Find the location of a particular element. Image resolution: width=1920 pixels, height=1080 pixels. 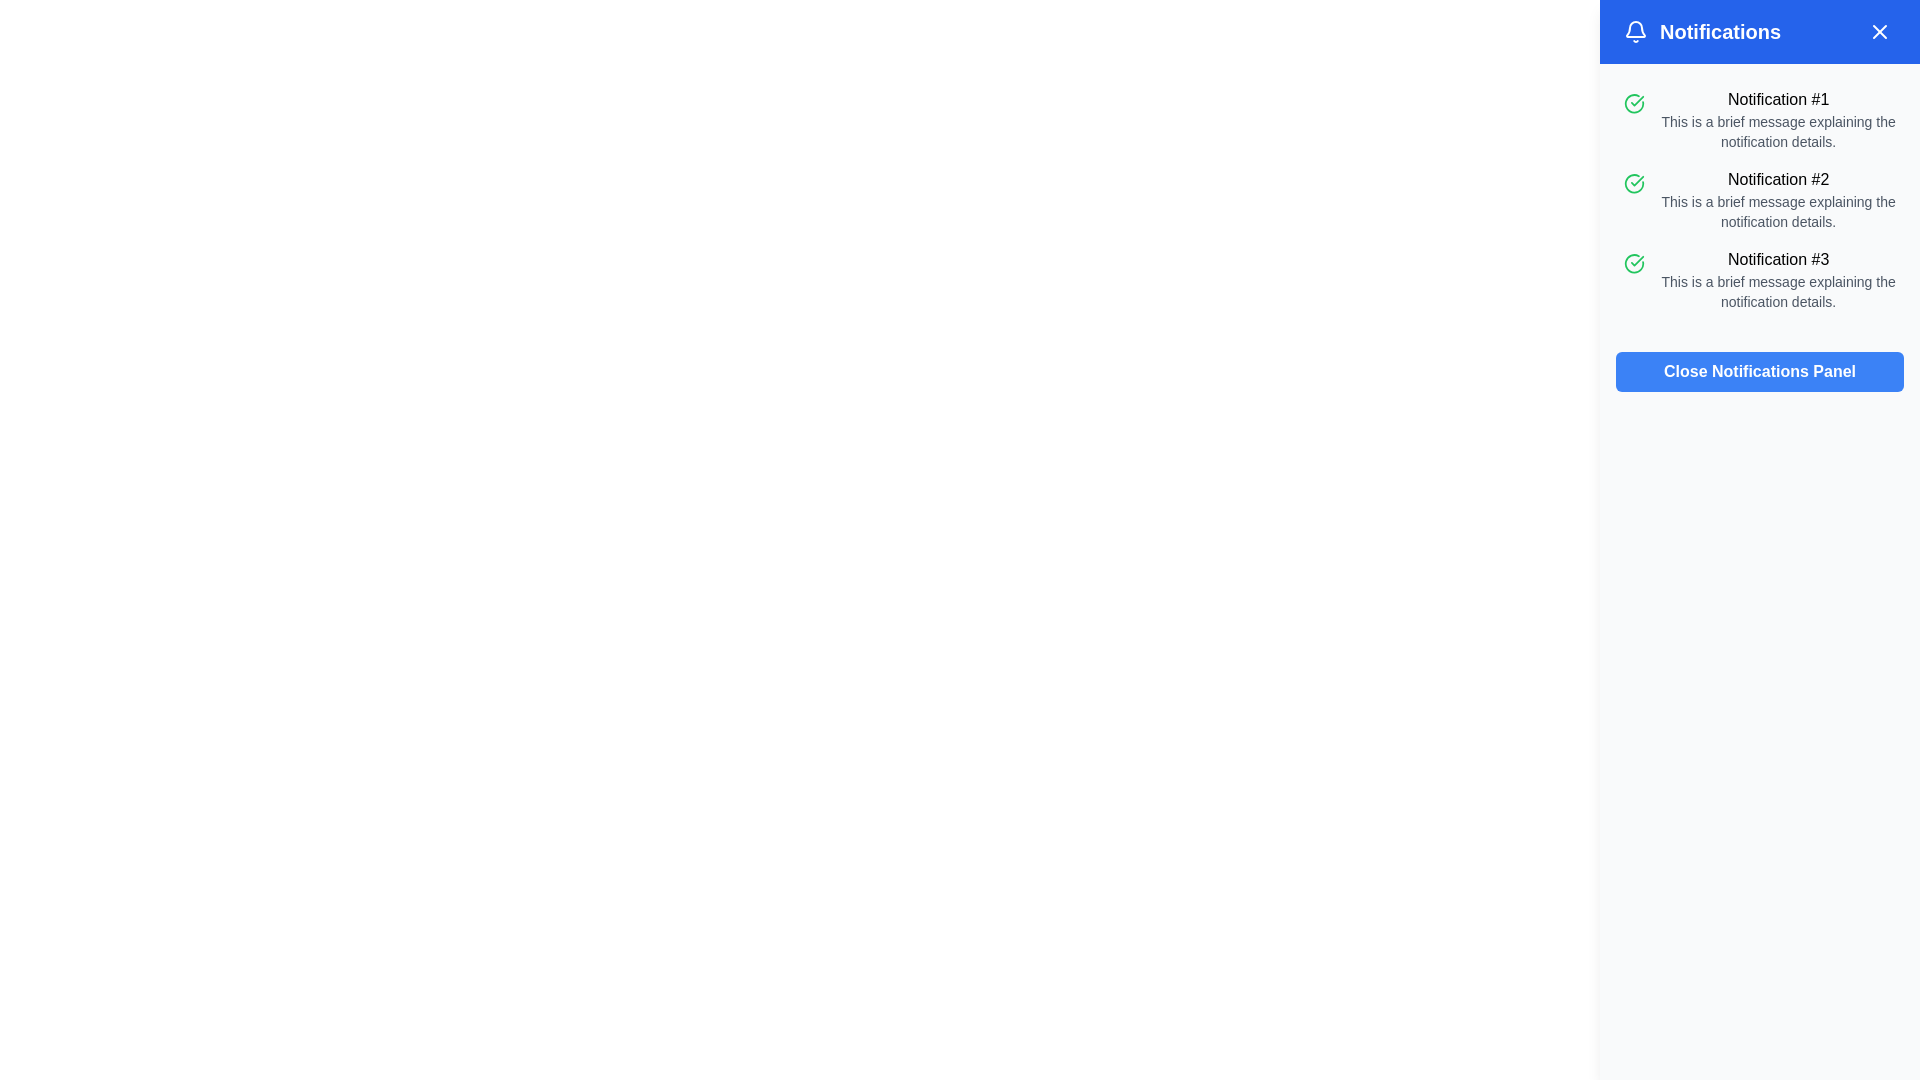

the green circular icon with a check mark inside, which signifies success and is located to the left of the text 'Notification #3 This is a brief message explaining the notification details.' is located at coordinates (1633, 262).